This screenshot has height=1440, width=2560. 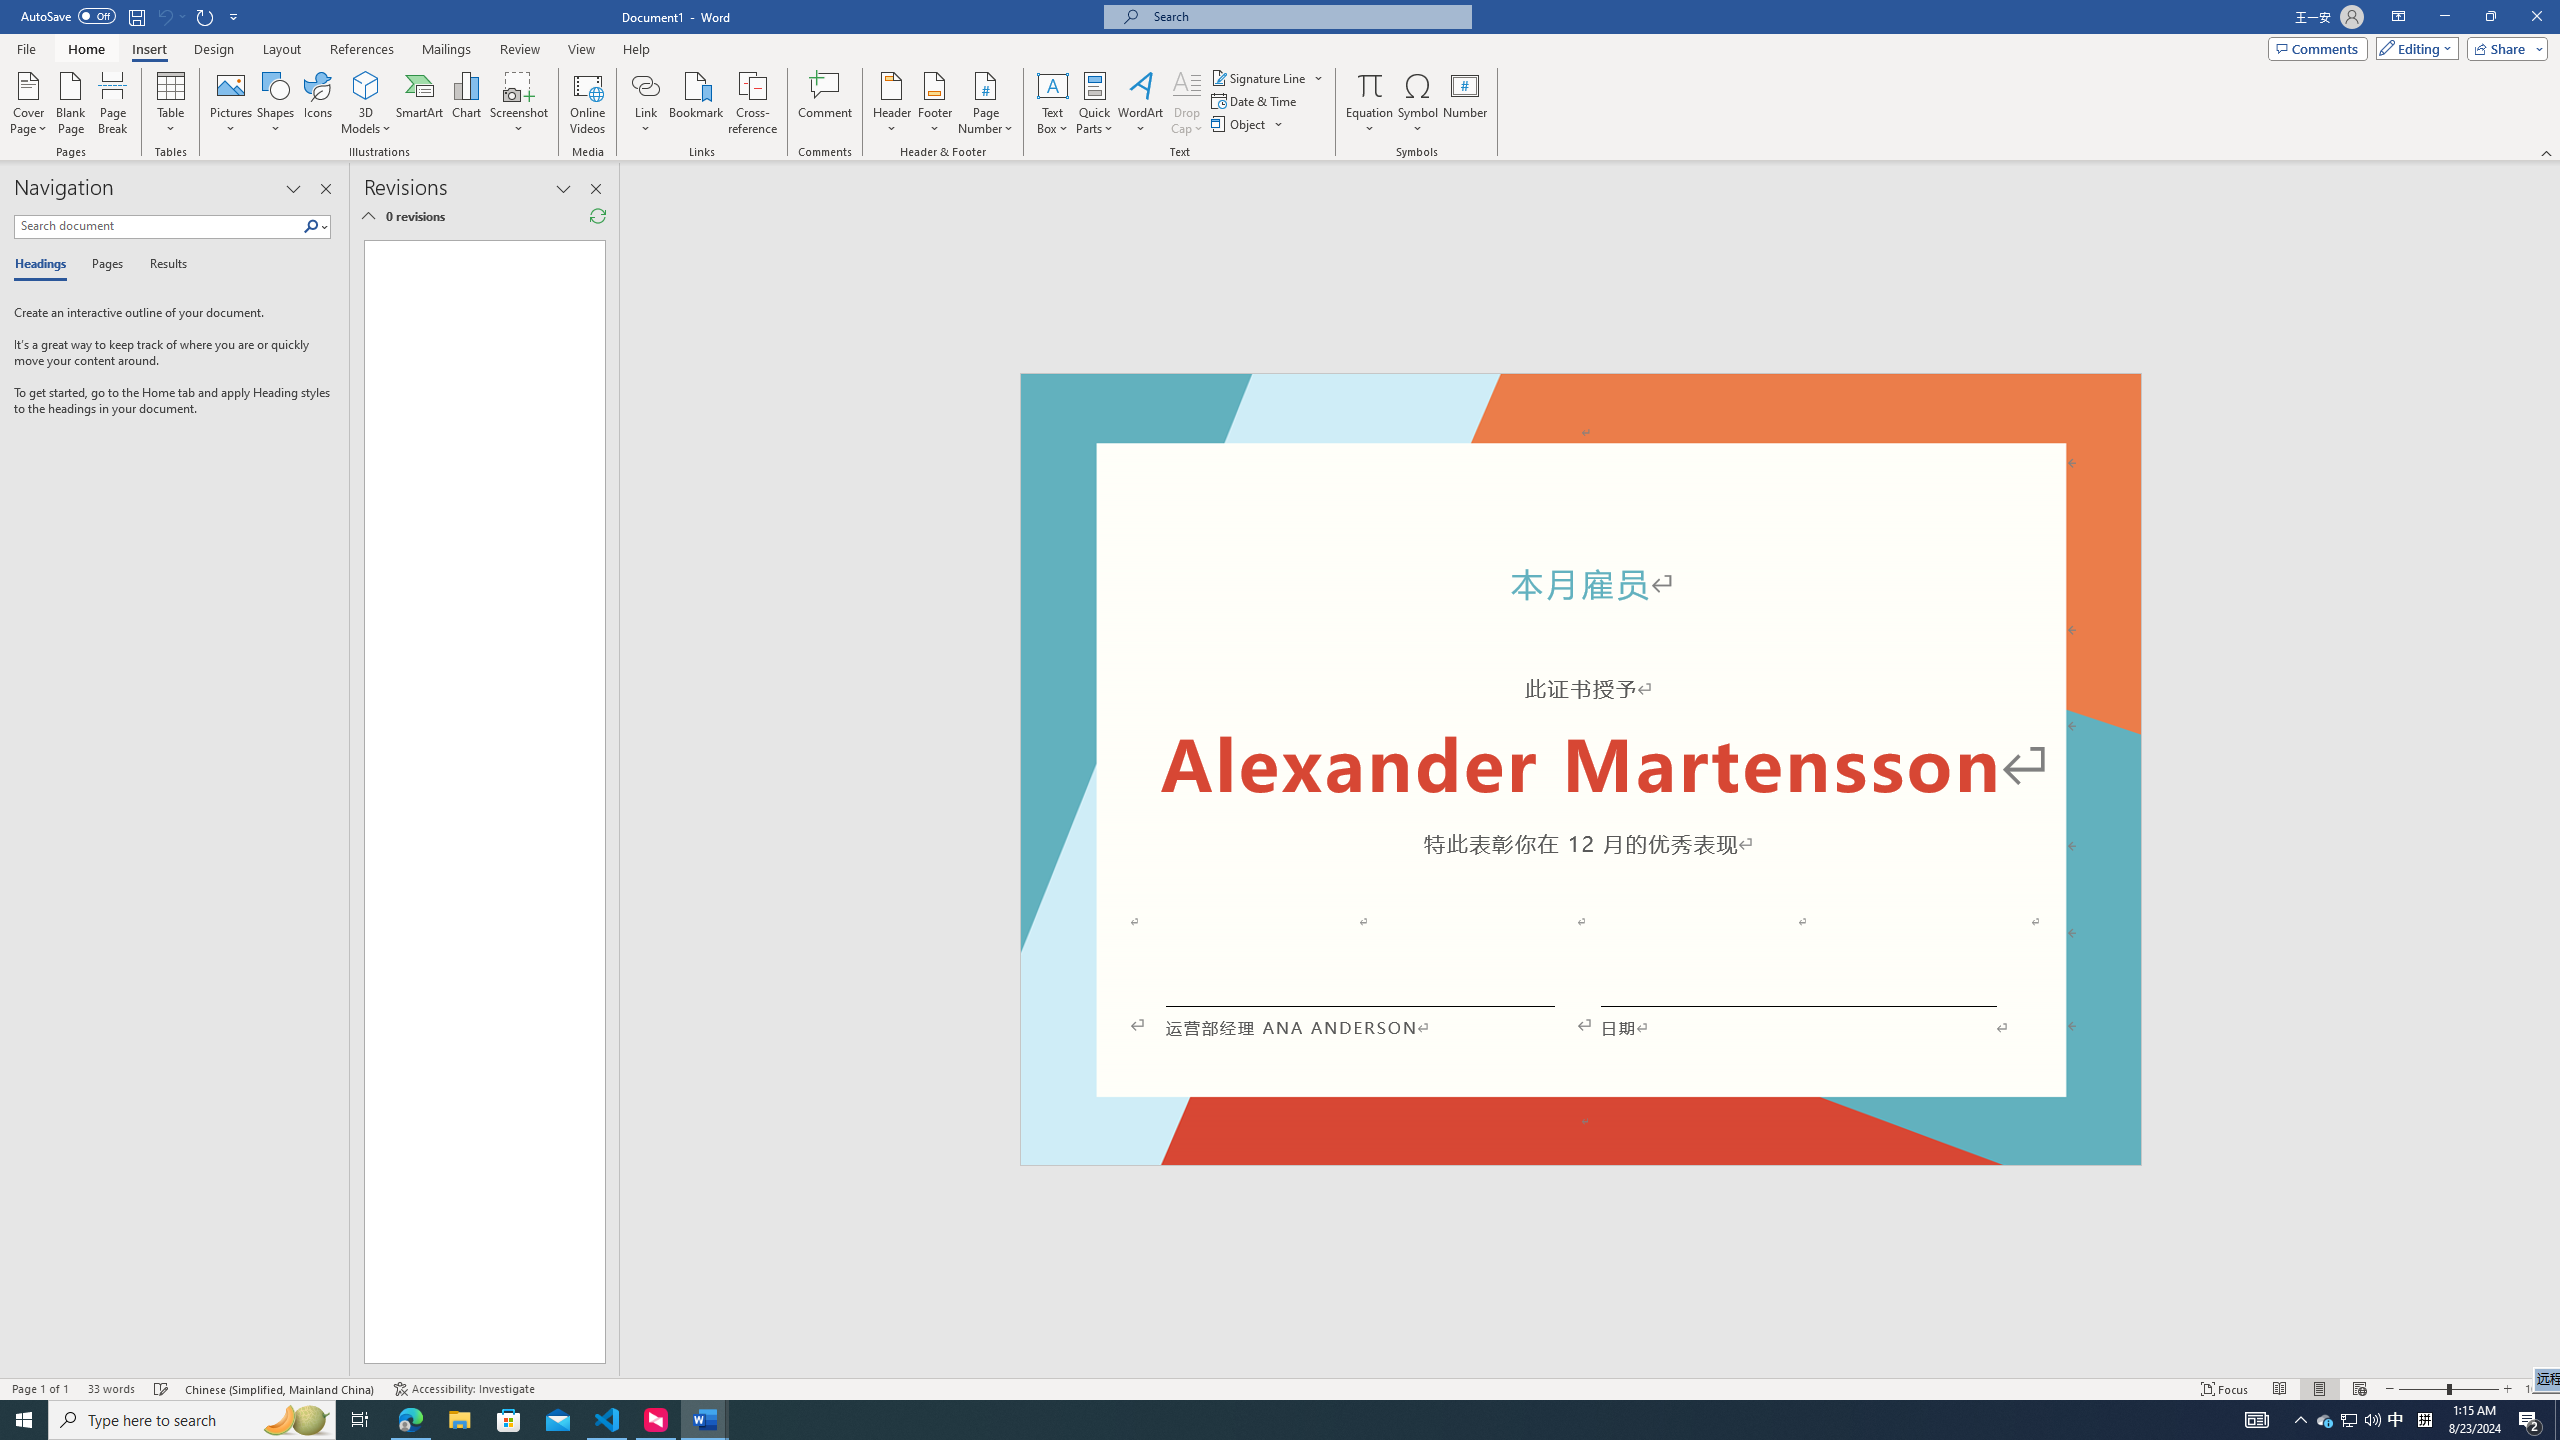 What do you see at coordinates (419, 103) in the screenshot?
I see `'SmartArt...'` at bounding box center [419, 103].